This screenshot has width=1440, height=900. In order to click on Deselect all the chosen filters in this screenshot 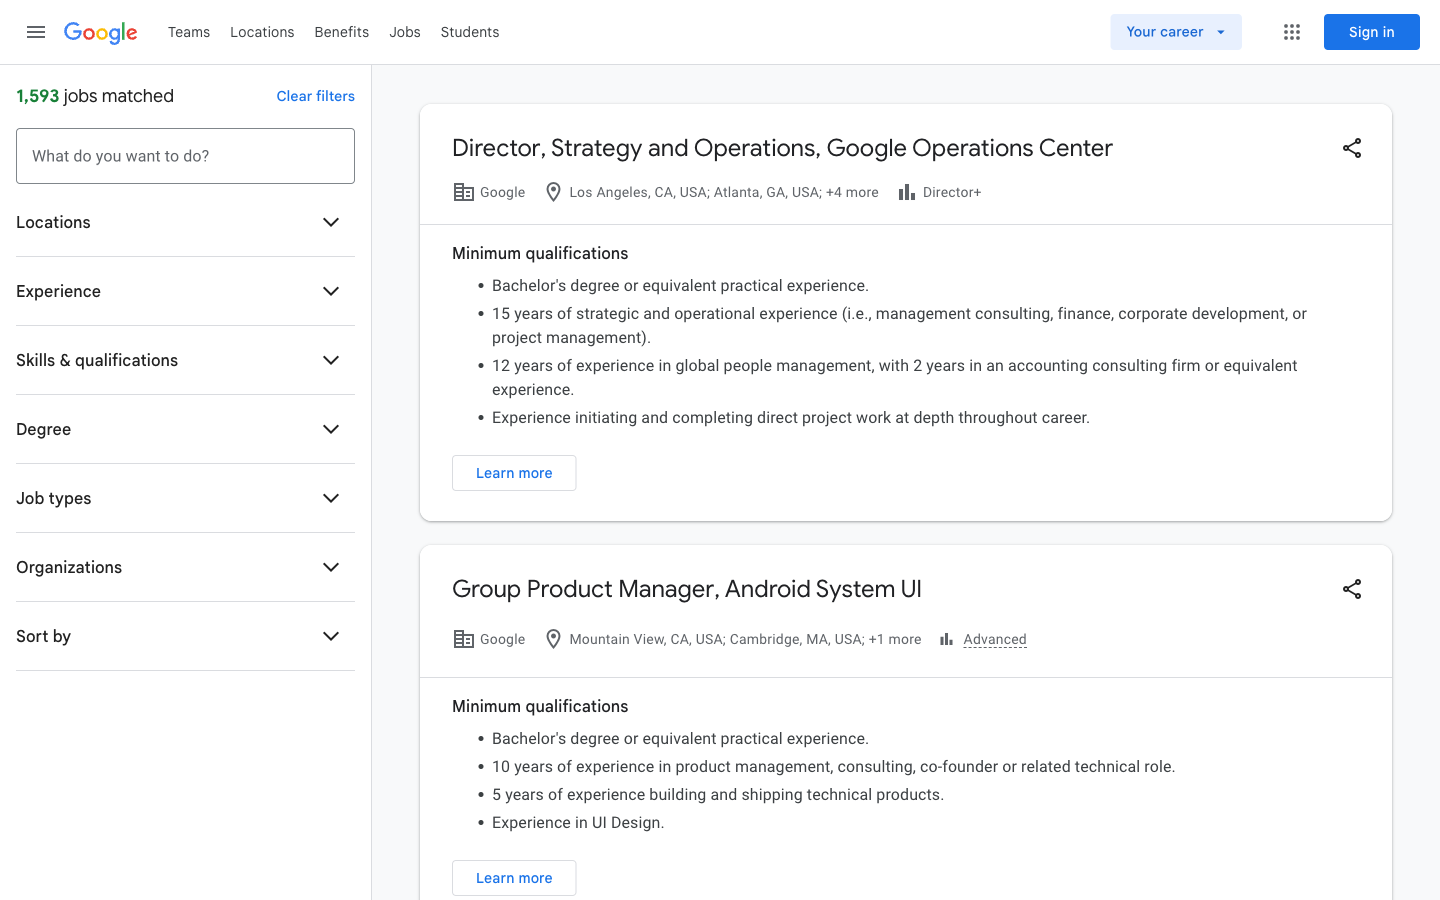, I will do `click(315, 95)`.